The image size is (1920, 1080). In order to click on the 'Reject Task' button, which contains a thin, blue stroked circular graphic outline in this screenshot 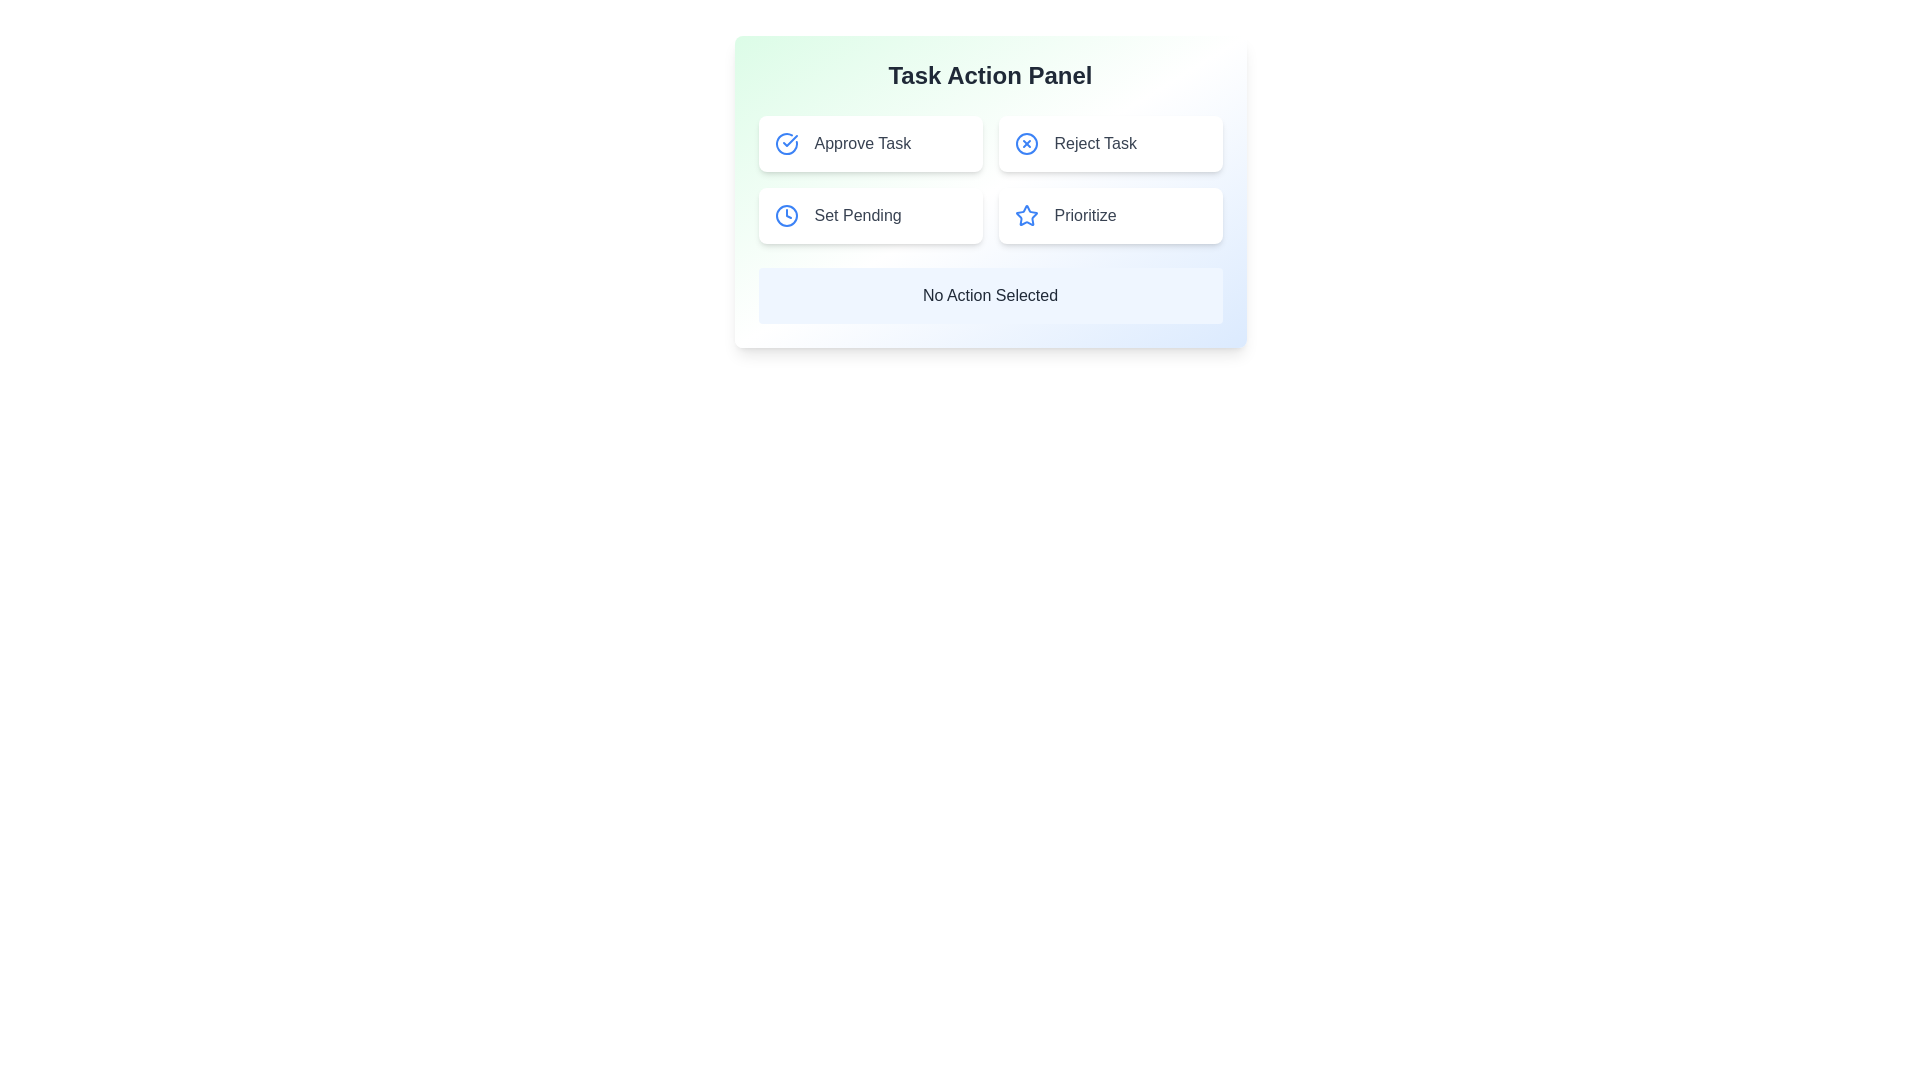, I will do `click(1026, 142)`.